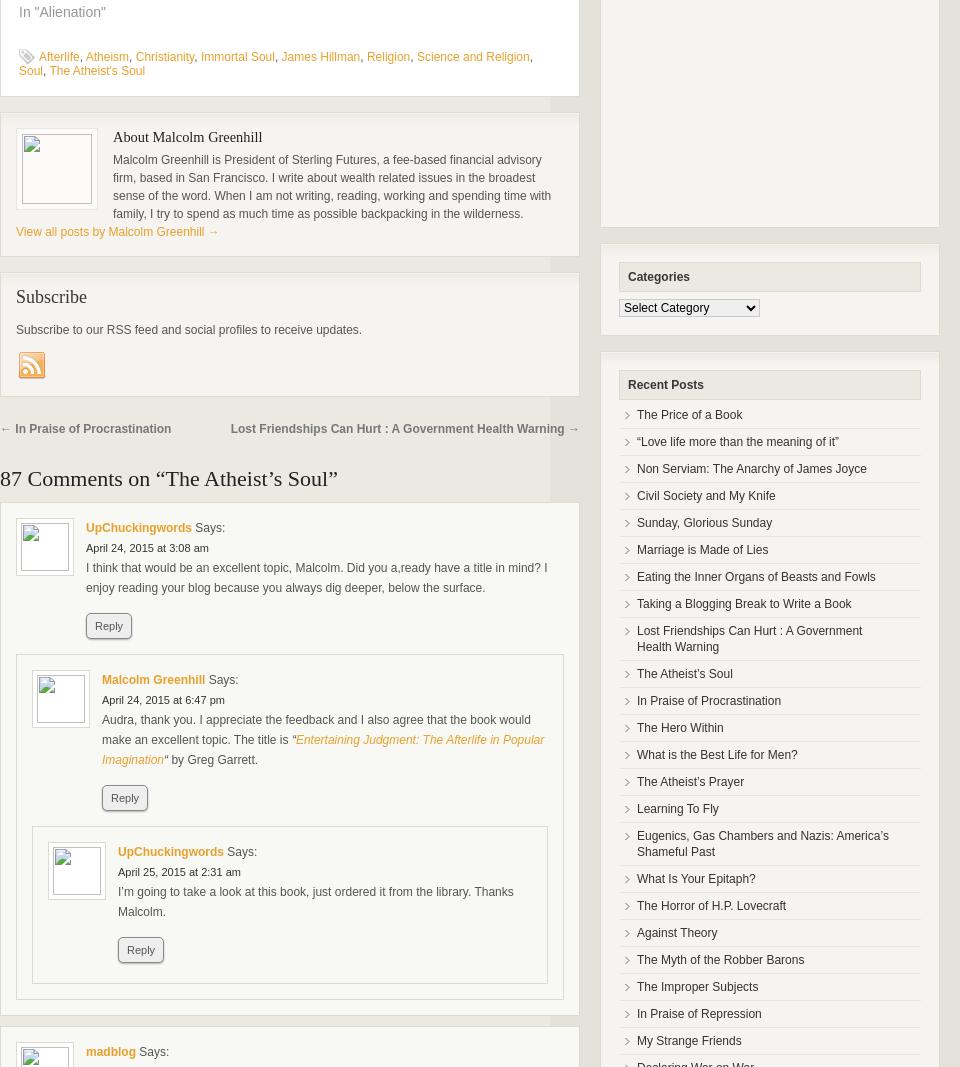  I want to click on '“Love life more than the meaning of it”', so click(737, 440).